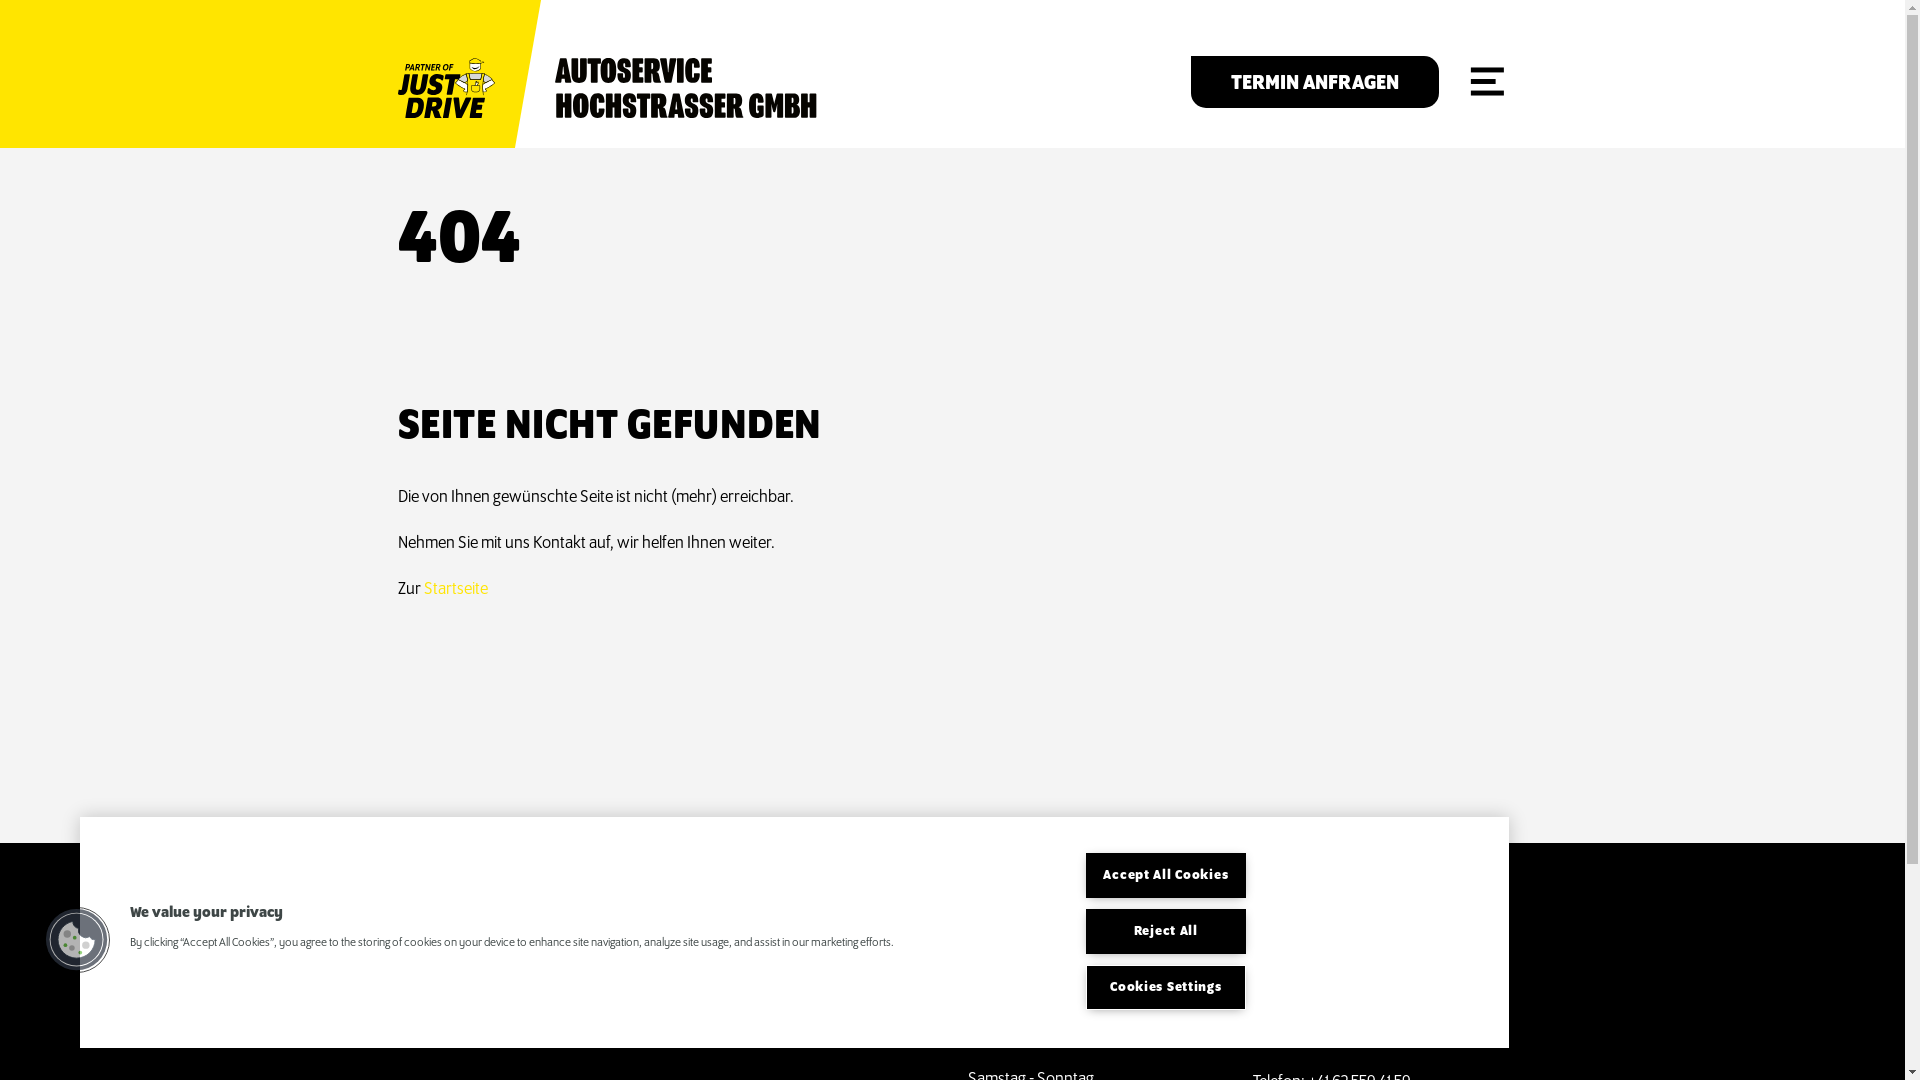 Image resolution: width=1920 pixels, height=1080 pixels. What do you see at coordinates (1166, 874) in the screenshot?
I see `'Accept All Cookies'` at bounding box center [1166, 874].